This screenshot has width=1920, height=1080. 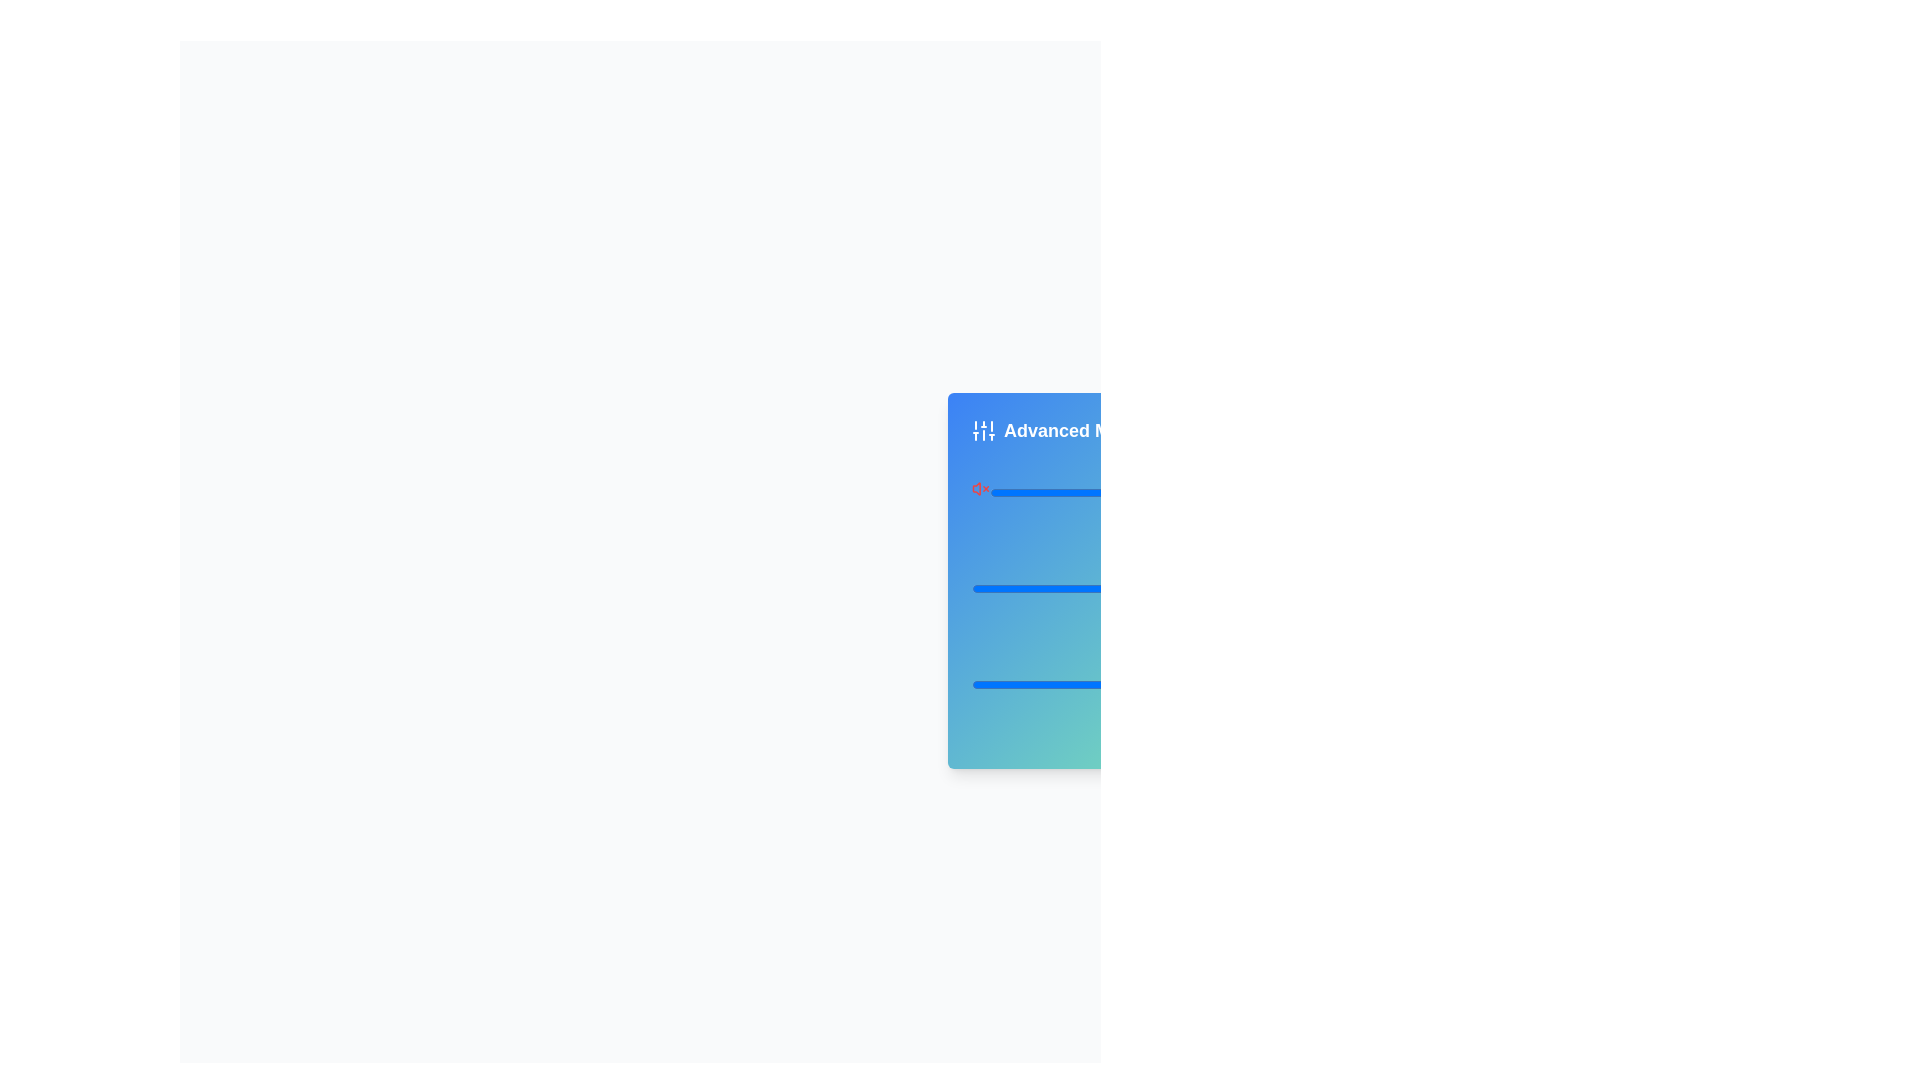 I want to click on the slider, so click(x=1103, y=493).